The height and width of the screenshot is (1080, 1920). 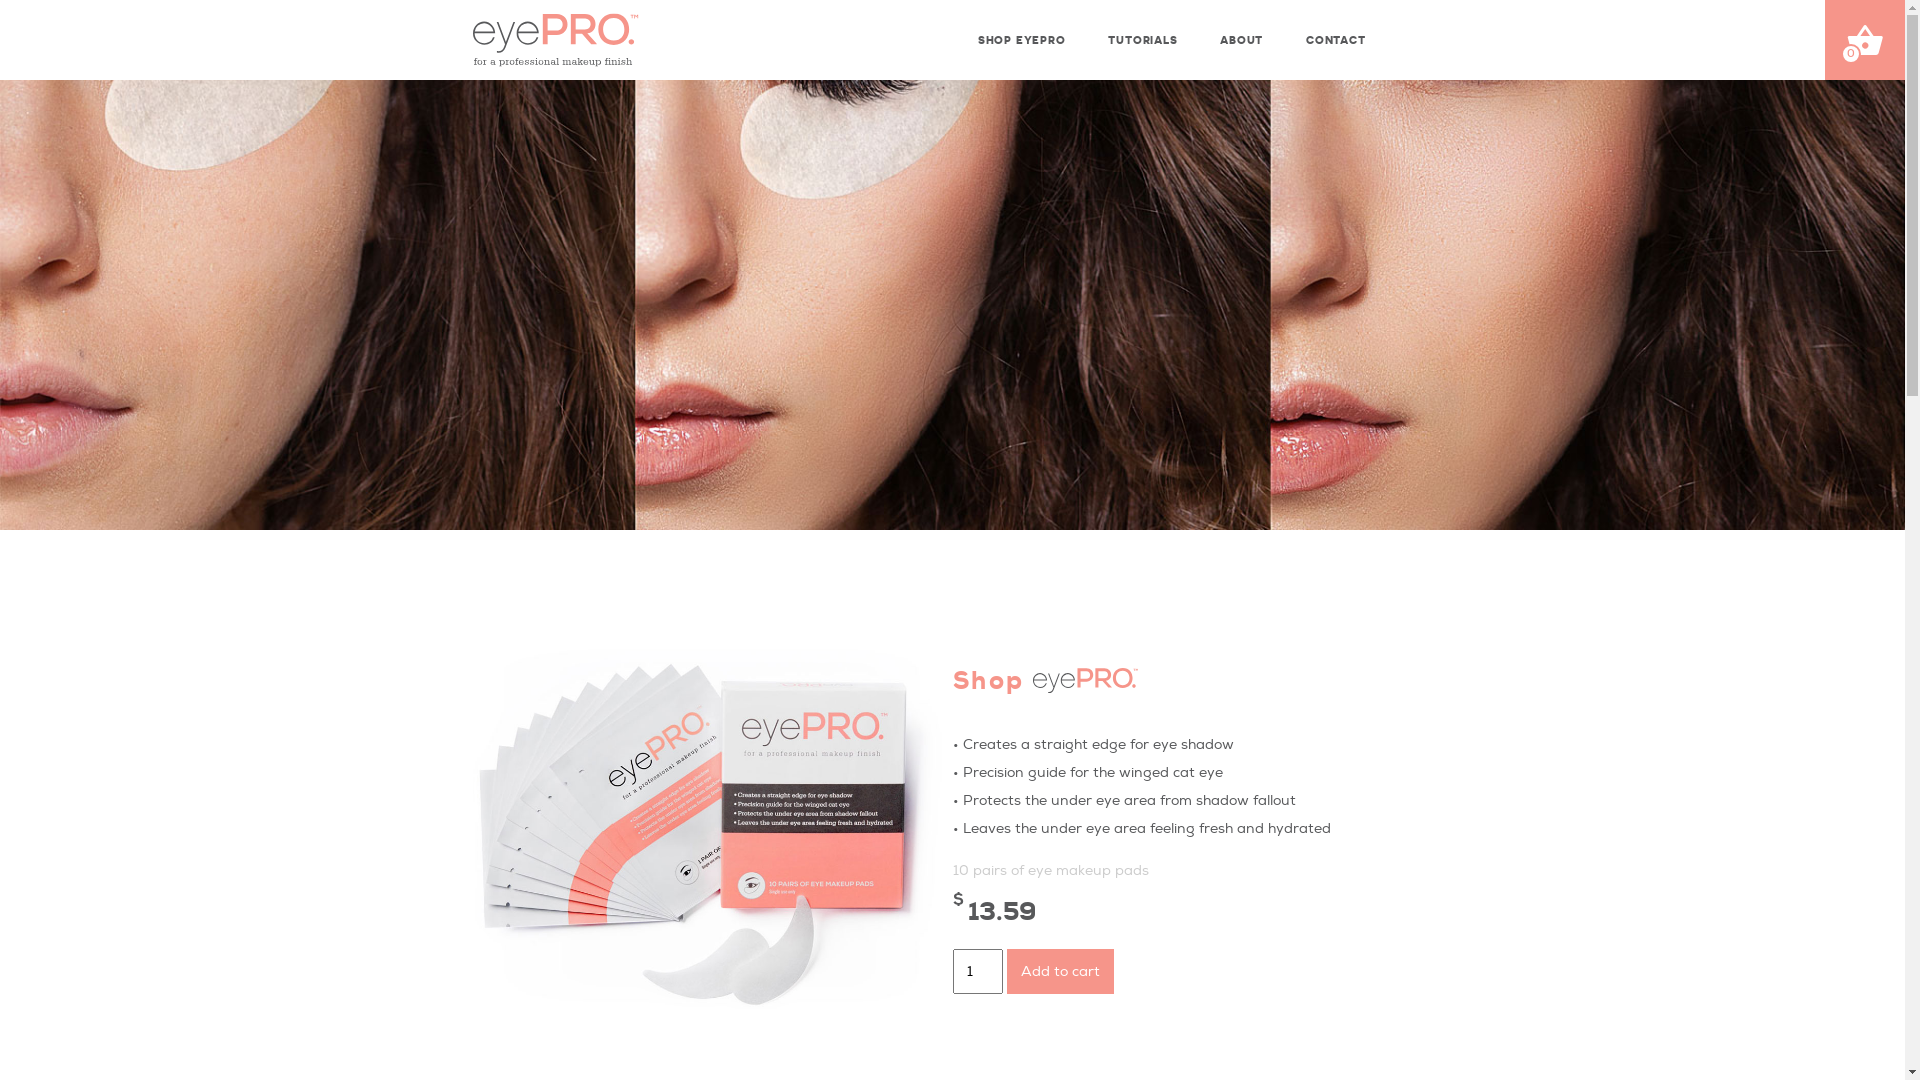 I want to click on 'TUTORIALS', so click(x=1140, y=33).